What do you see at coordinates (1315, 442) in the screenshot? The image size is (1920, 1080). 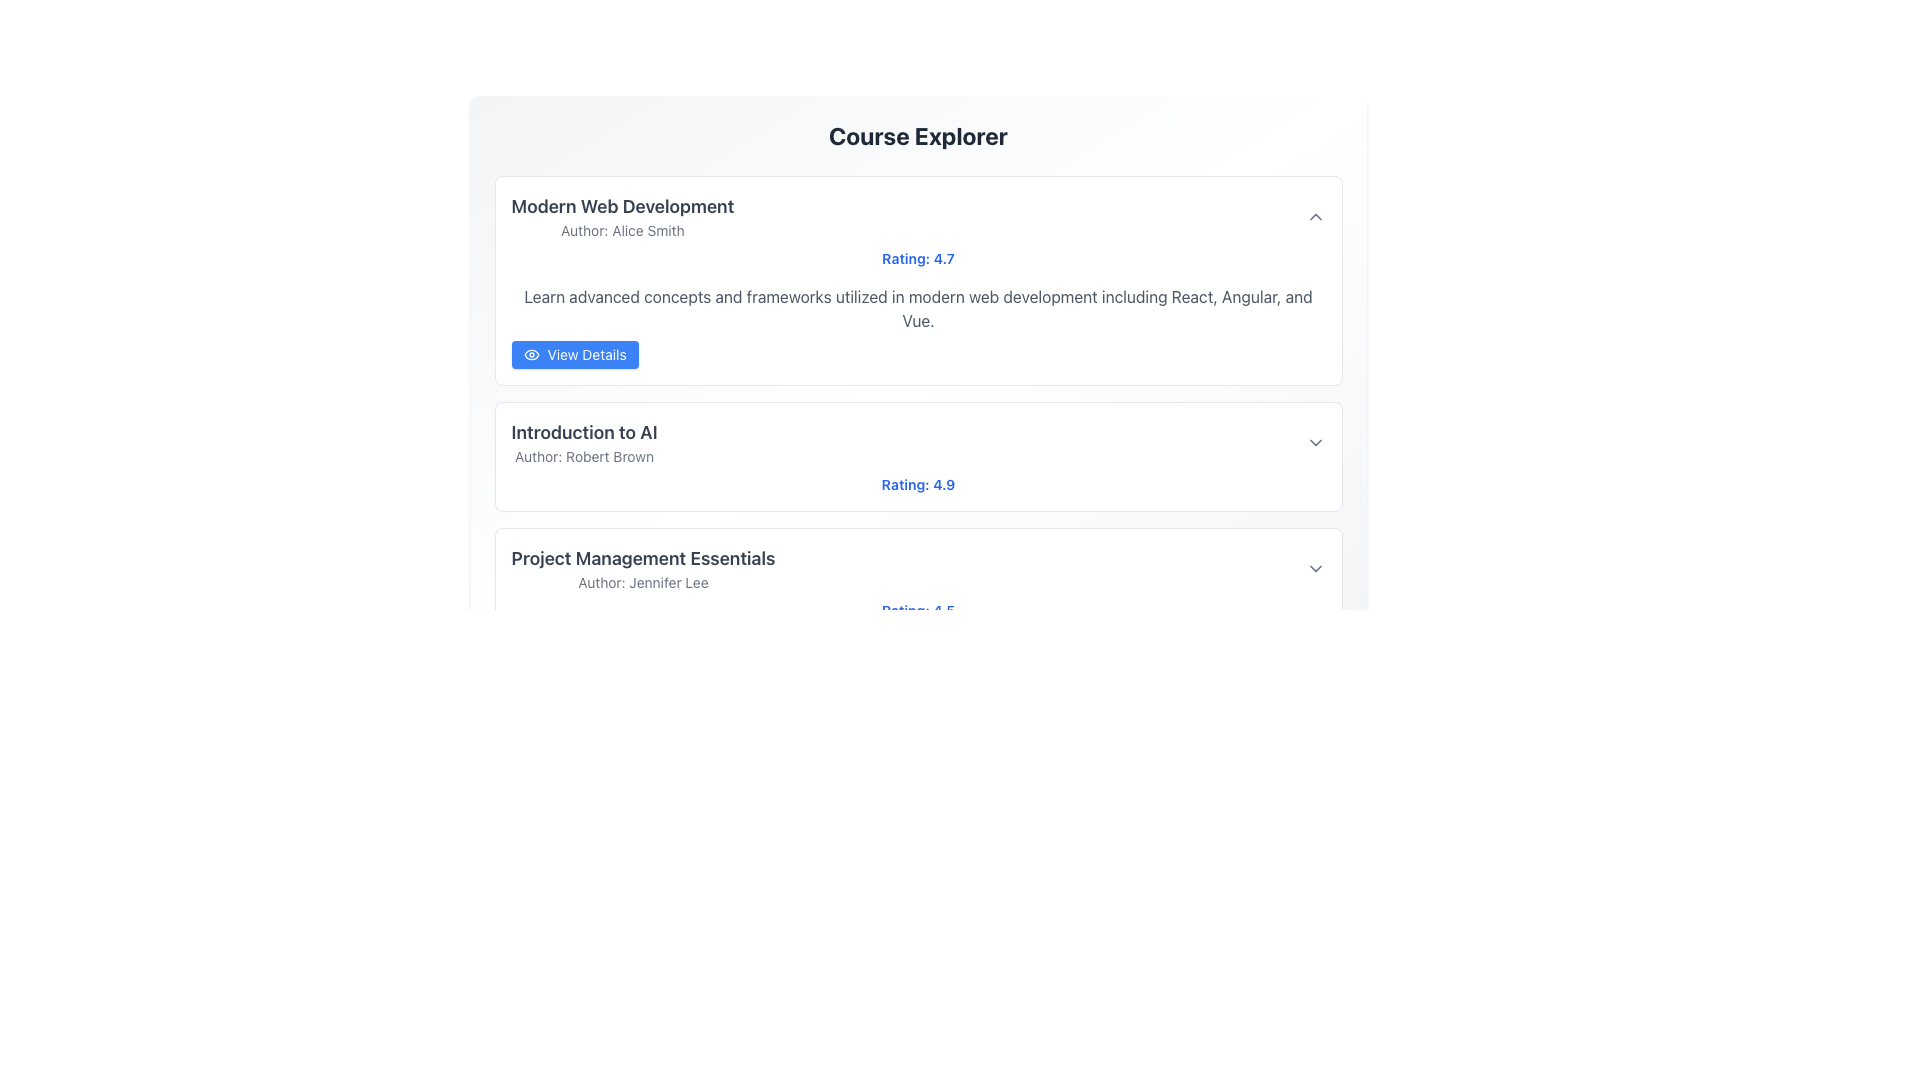 I see `the button located at the far right of the 'Introduction to AI' section` at bounding box center [1315, 442].